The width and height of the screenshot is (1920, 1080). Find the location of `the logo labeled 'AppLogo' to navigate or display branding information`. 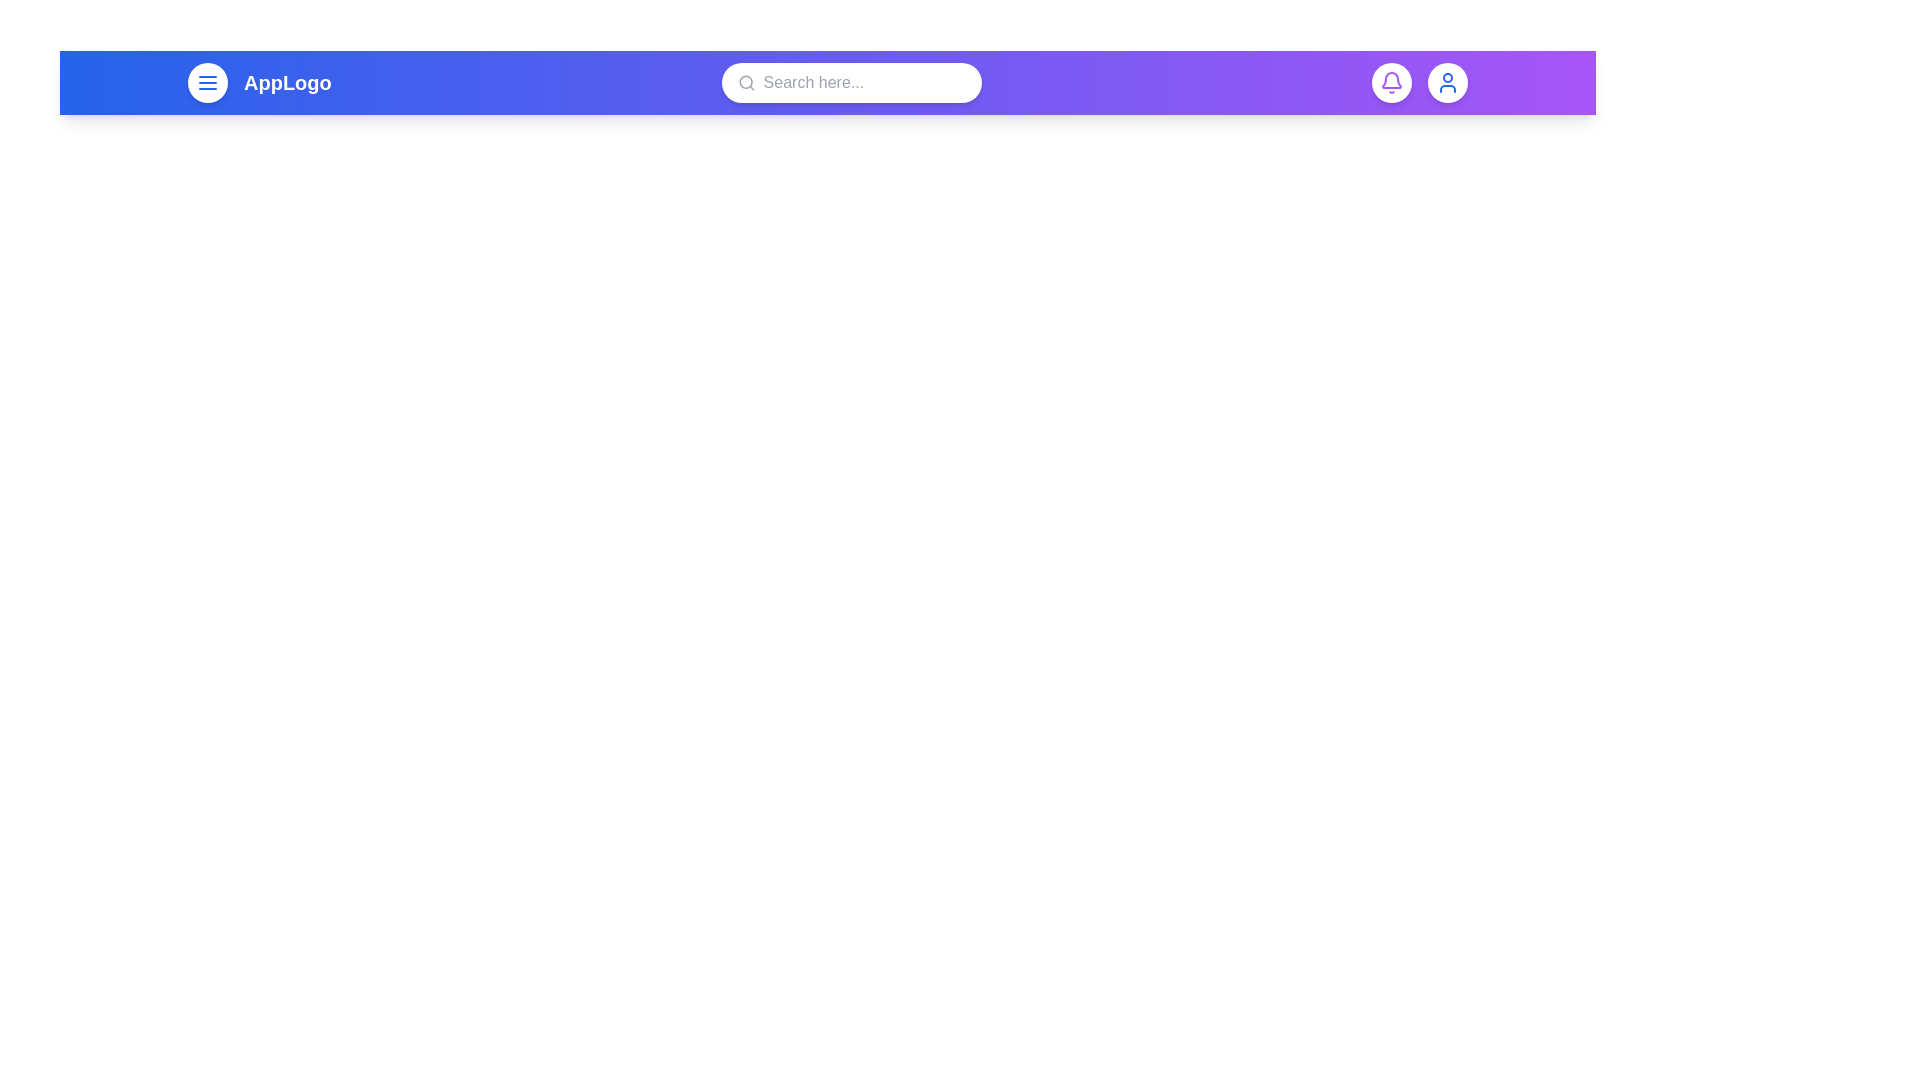

the logo labeled 'AppLogo' to navigate or display branding information is located at coordinates (286, 82).